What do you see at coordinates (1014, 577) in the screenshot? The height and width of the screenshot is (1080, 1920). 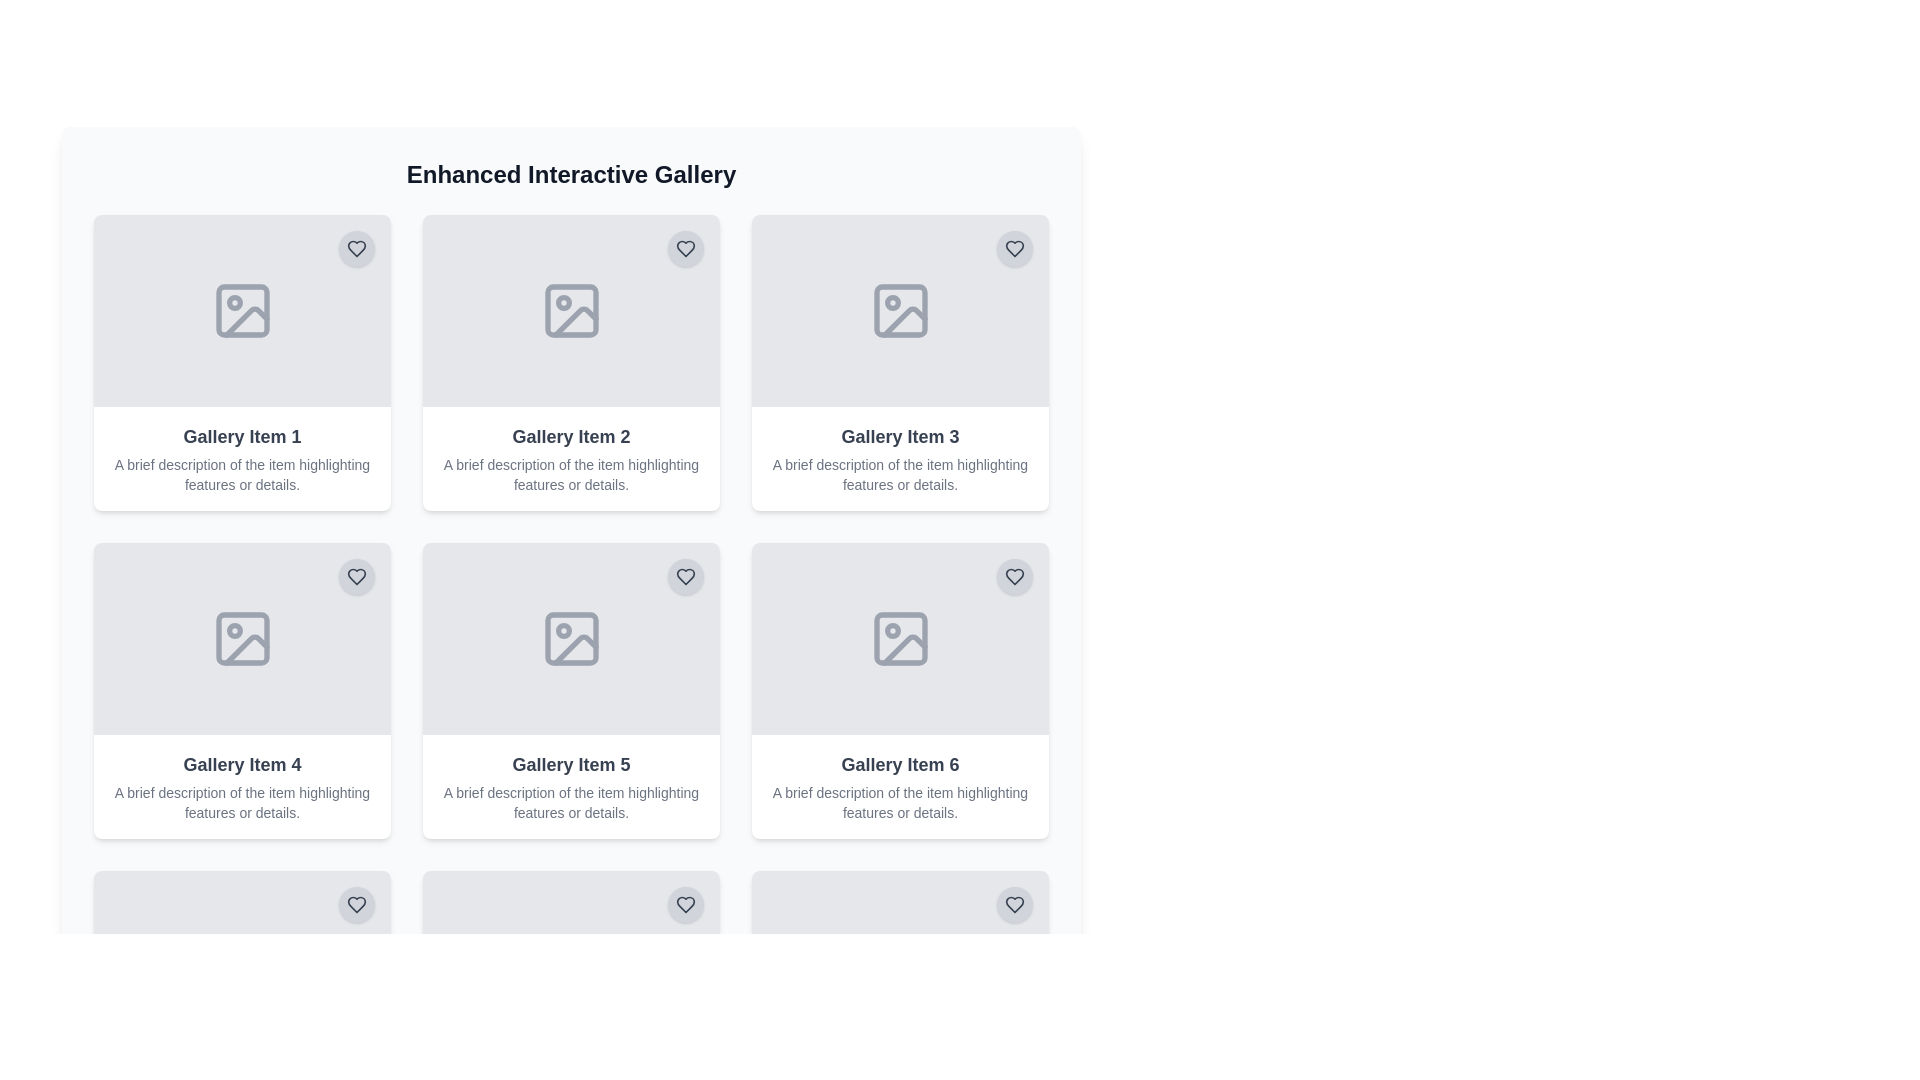 I see `the heart-shaped SVG icon located at the top-right corner of the sixth gallery item, which indicates a 'like' or 'favorite' action` at bounding box center [1014, 577].